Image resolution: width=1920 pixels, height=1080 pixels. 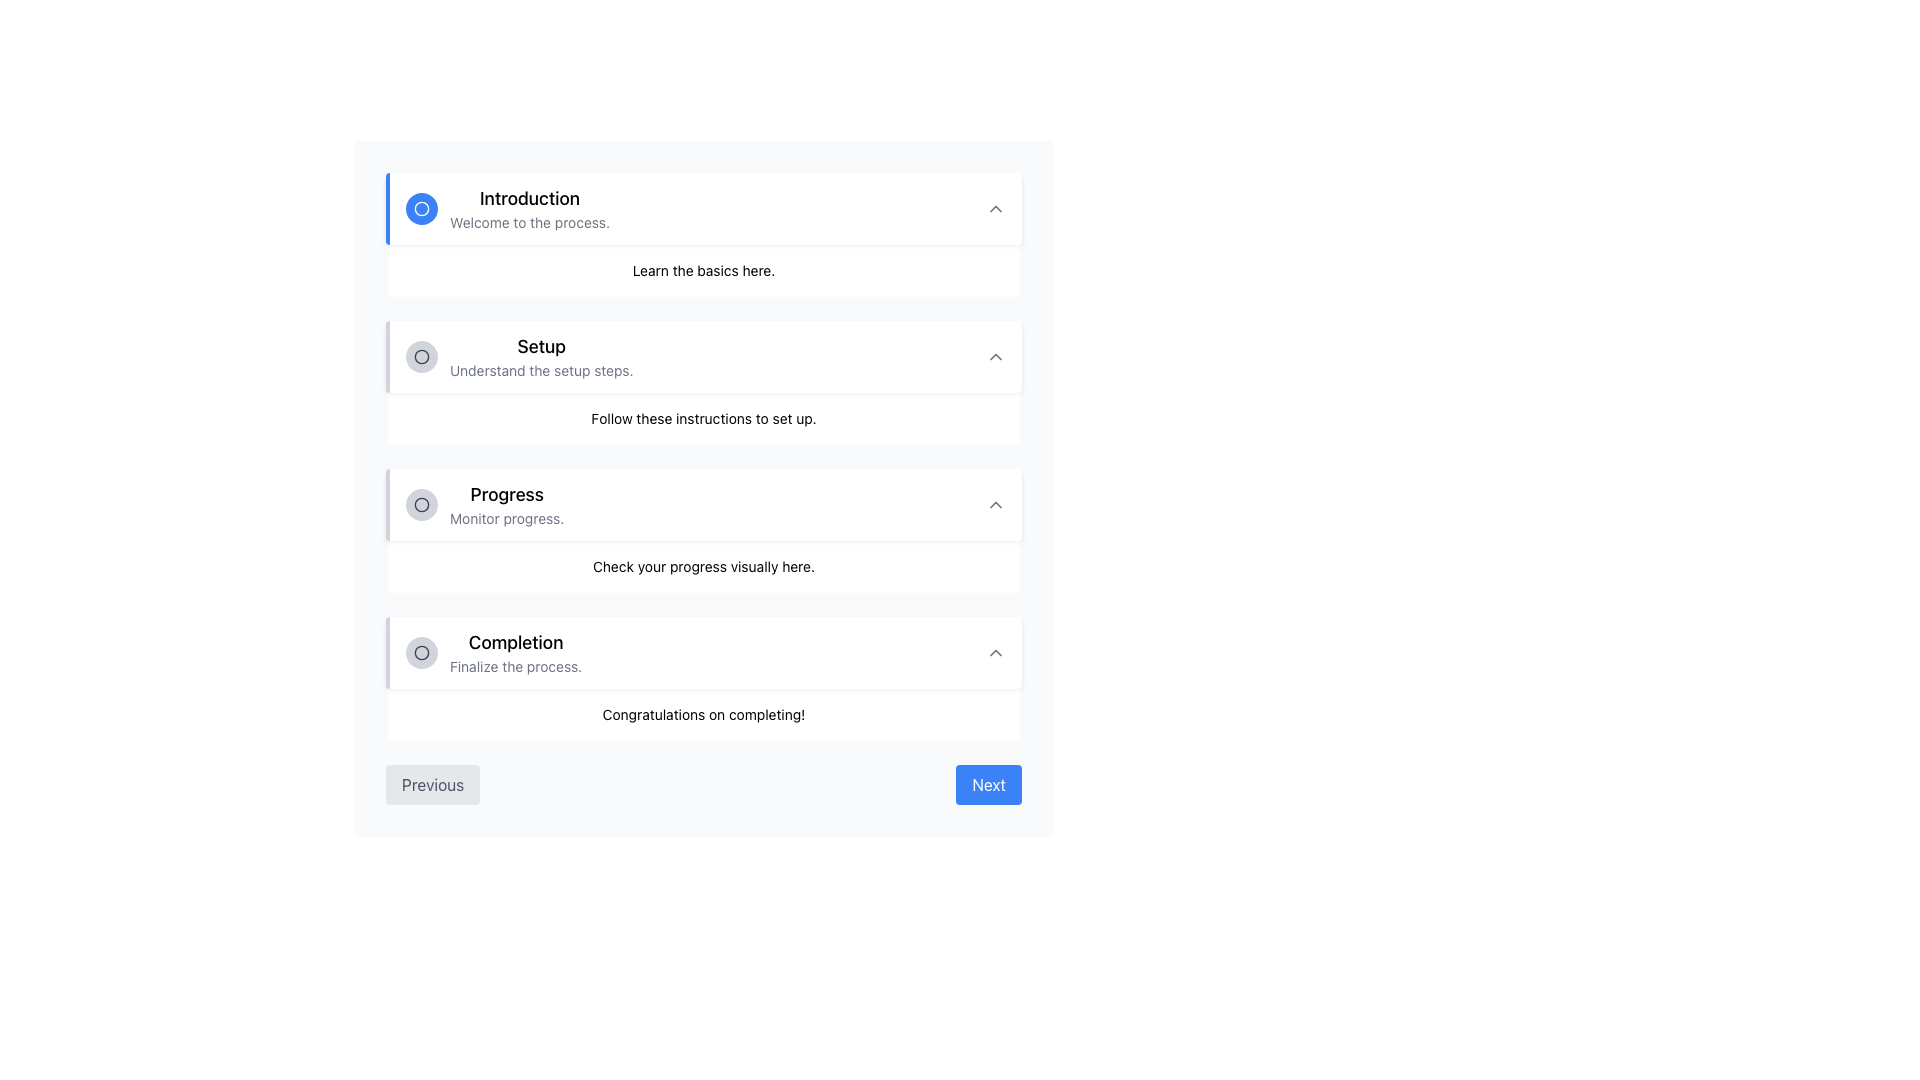 What do you see at coordinates (516, 667) in the screenshot?
I see `descriptive text located in the 'Completion' section, positioned directly below the main section label and aligned to the left` at bounding box center [516, 667].